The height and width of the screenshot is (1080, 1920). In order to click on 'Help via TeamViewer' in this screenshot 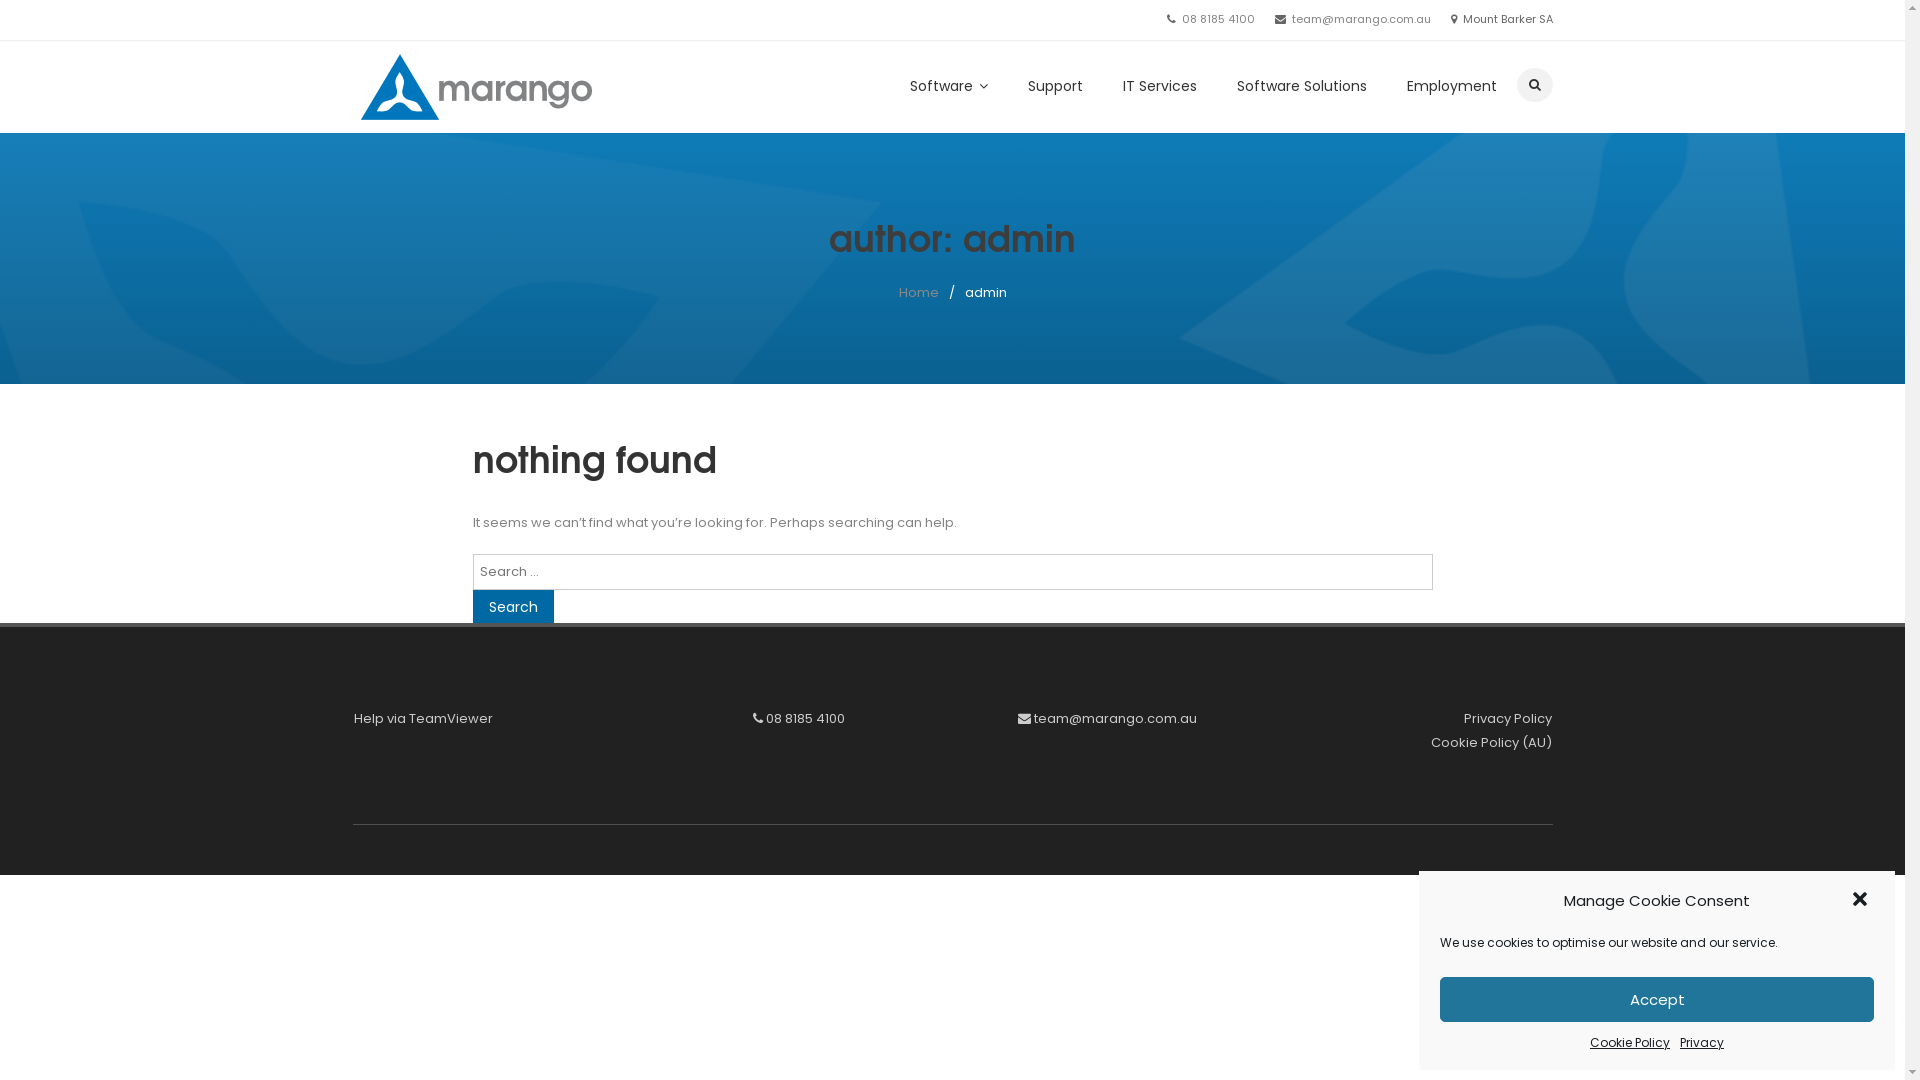, I will do `click(422, 717)`.